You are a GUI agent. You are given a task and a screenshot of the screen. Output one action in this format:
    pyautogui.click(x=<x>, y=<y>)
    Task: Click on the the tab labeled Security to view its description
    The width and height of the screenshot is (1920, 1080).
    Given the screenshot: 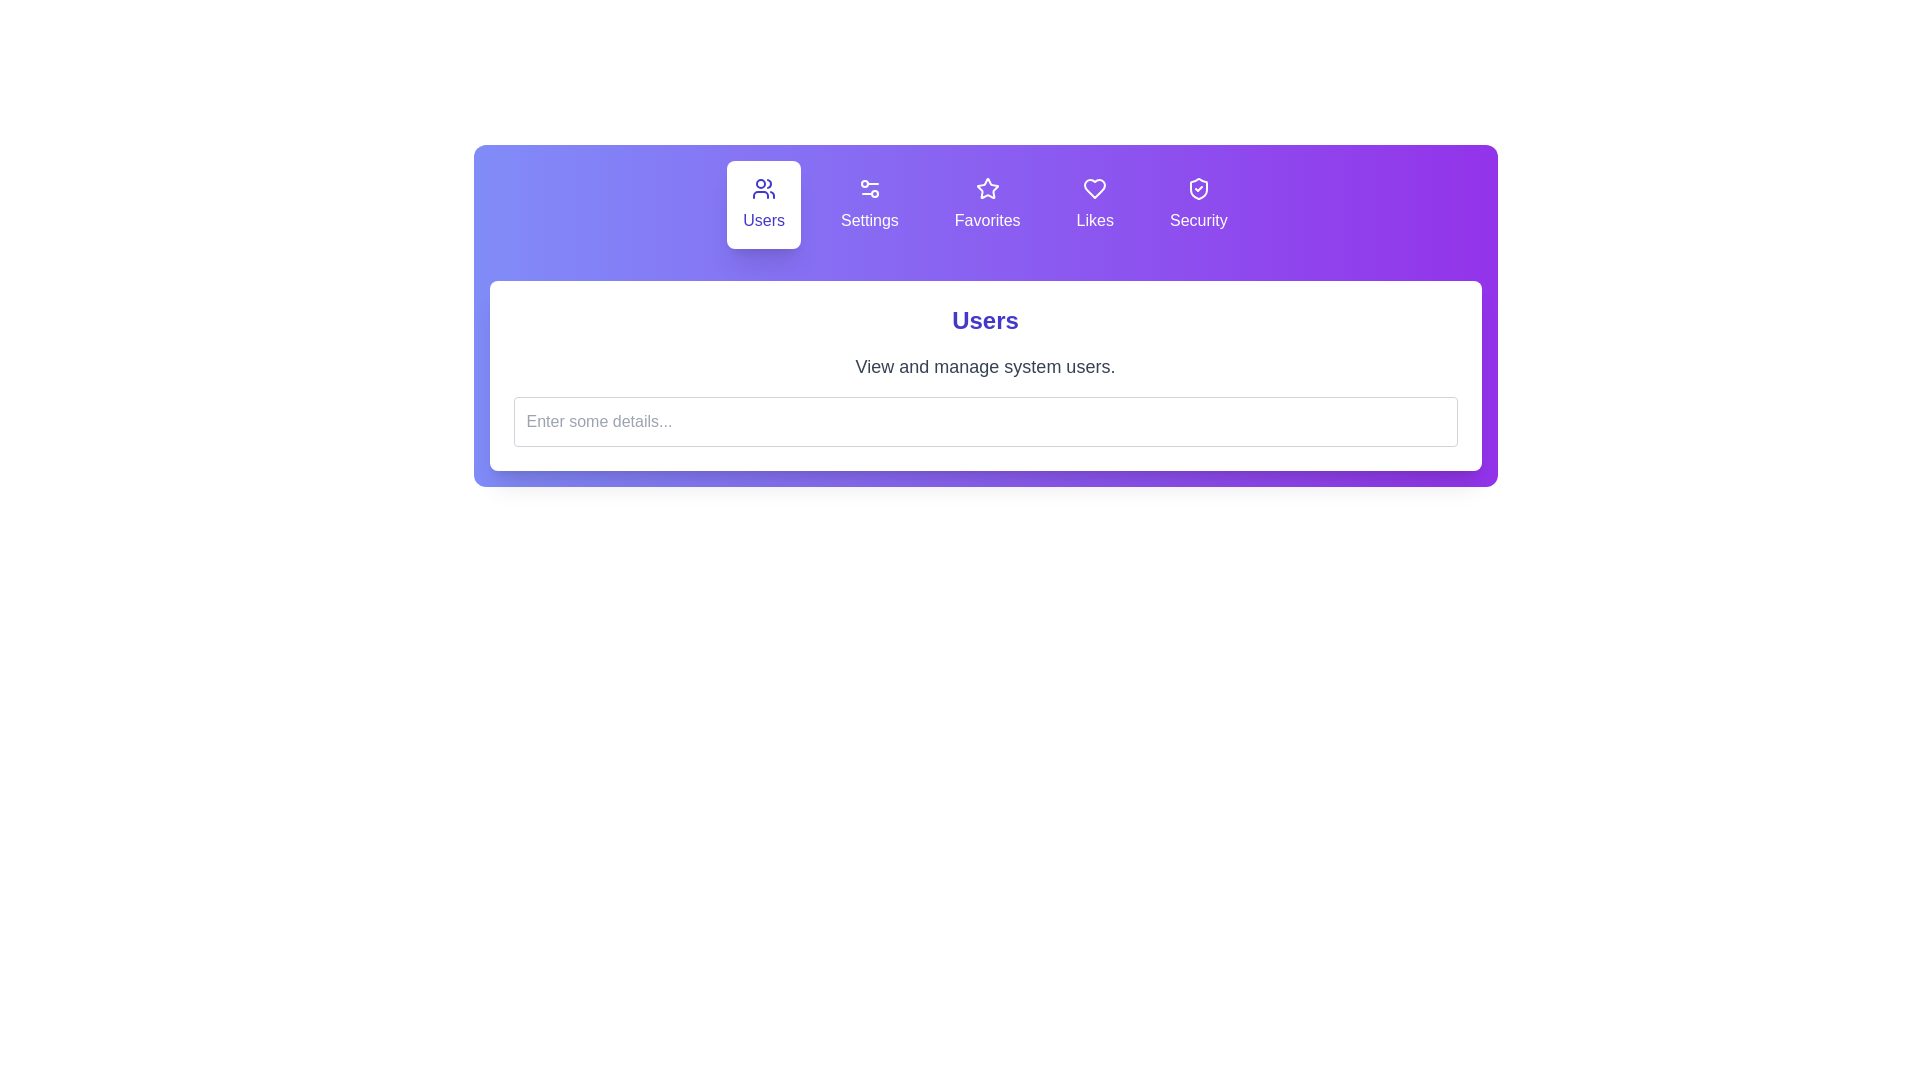 What is the action you would take?
    pyautogui.click(x=1199, y=204)
    